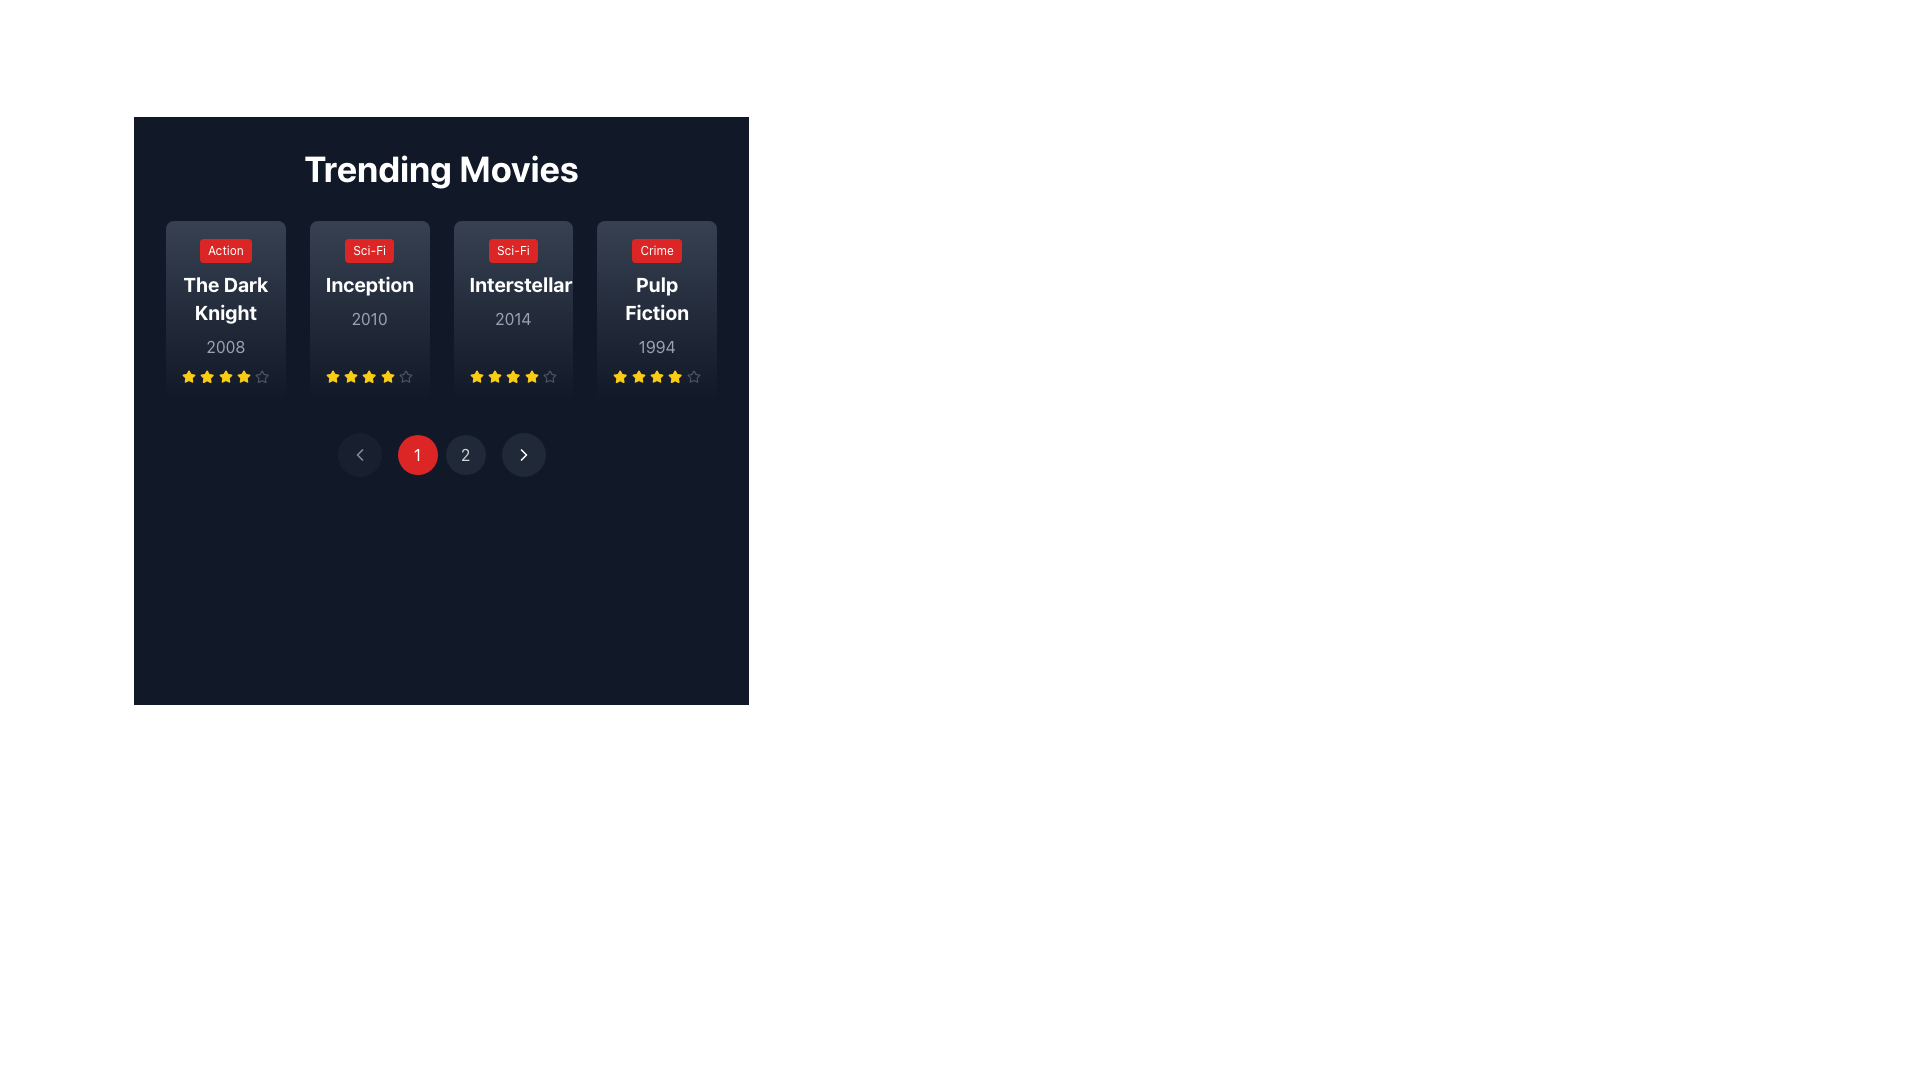  What do you see at coordinates (416, 454) in the screenshot?
I see `the circular red button with the digit '1' in white text` at bounding box center [416, 454].